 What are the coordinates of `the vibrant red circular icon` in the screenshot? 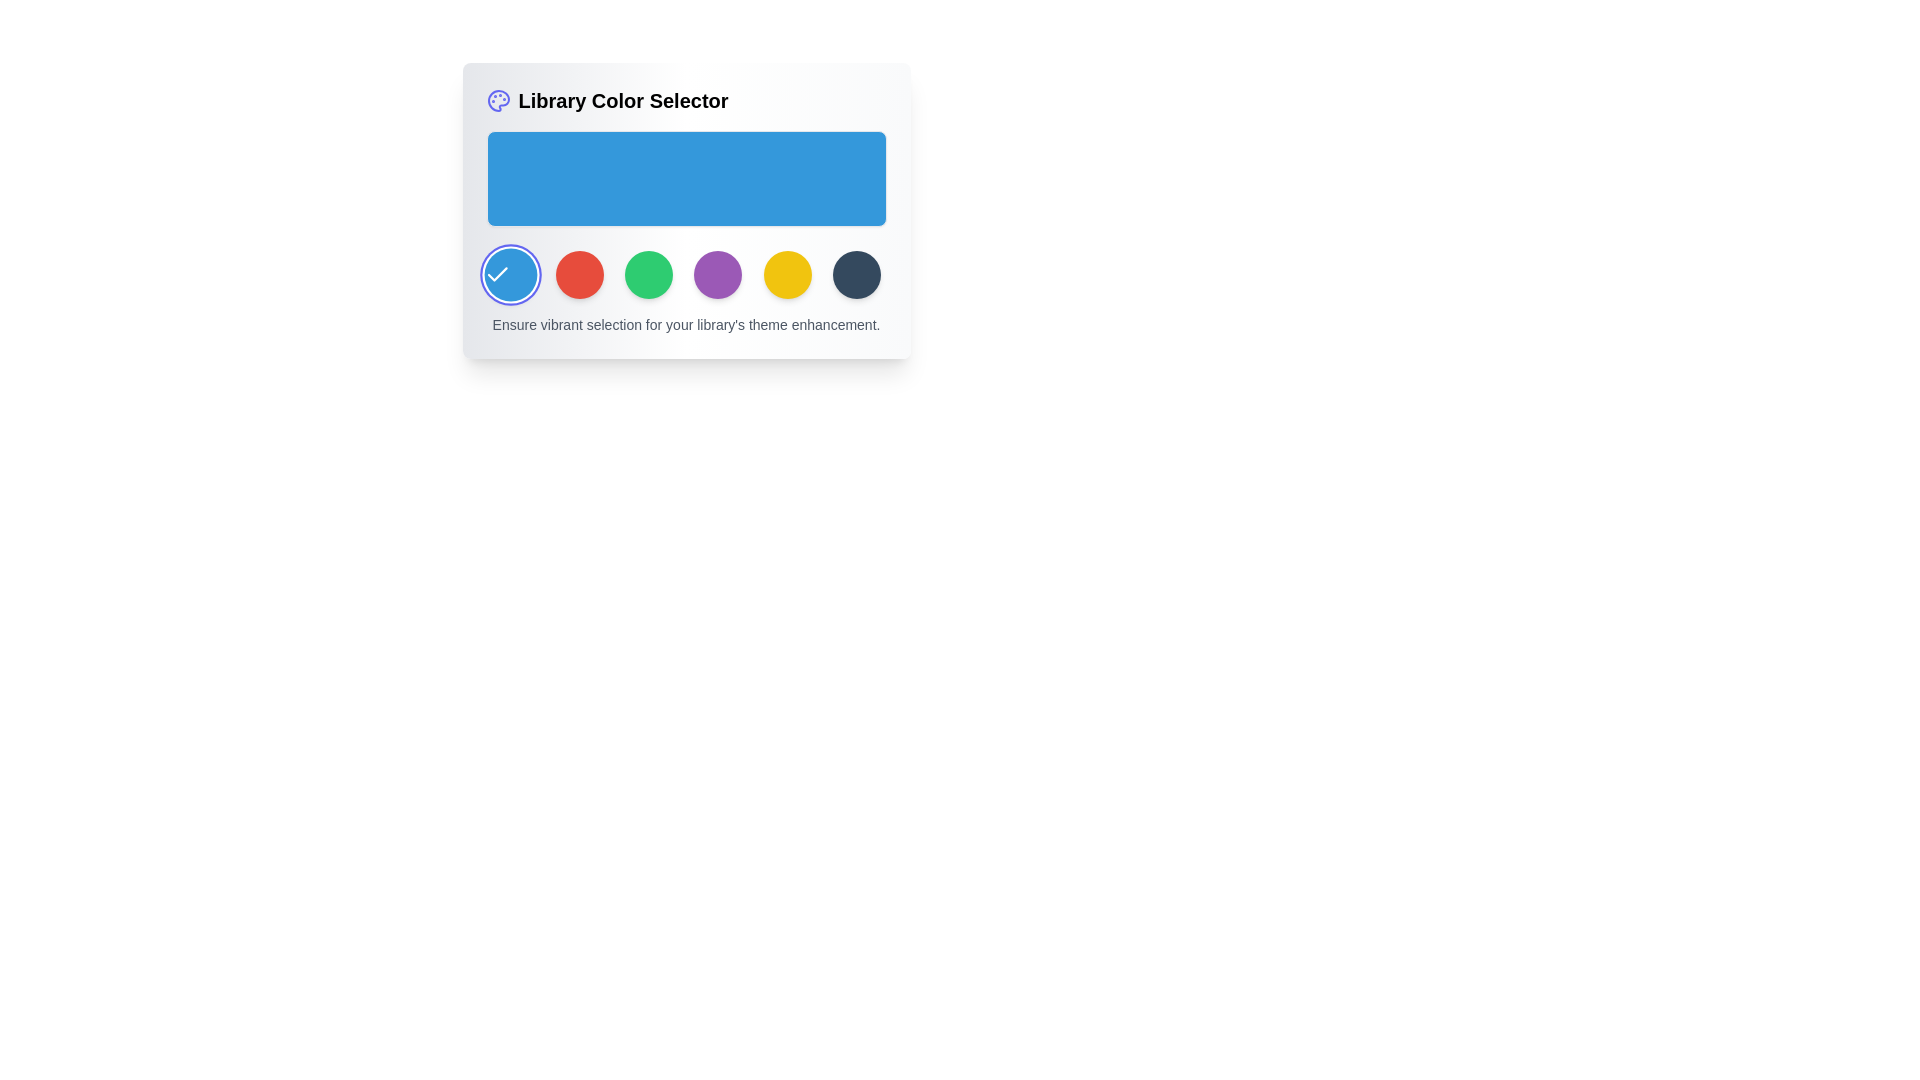 It's located at (578, 274).